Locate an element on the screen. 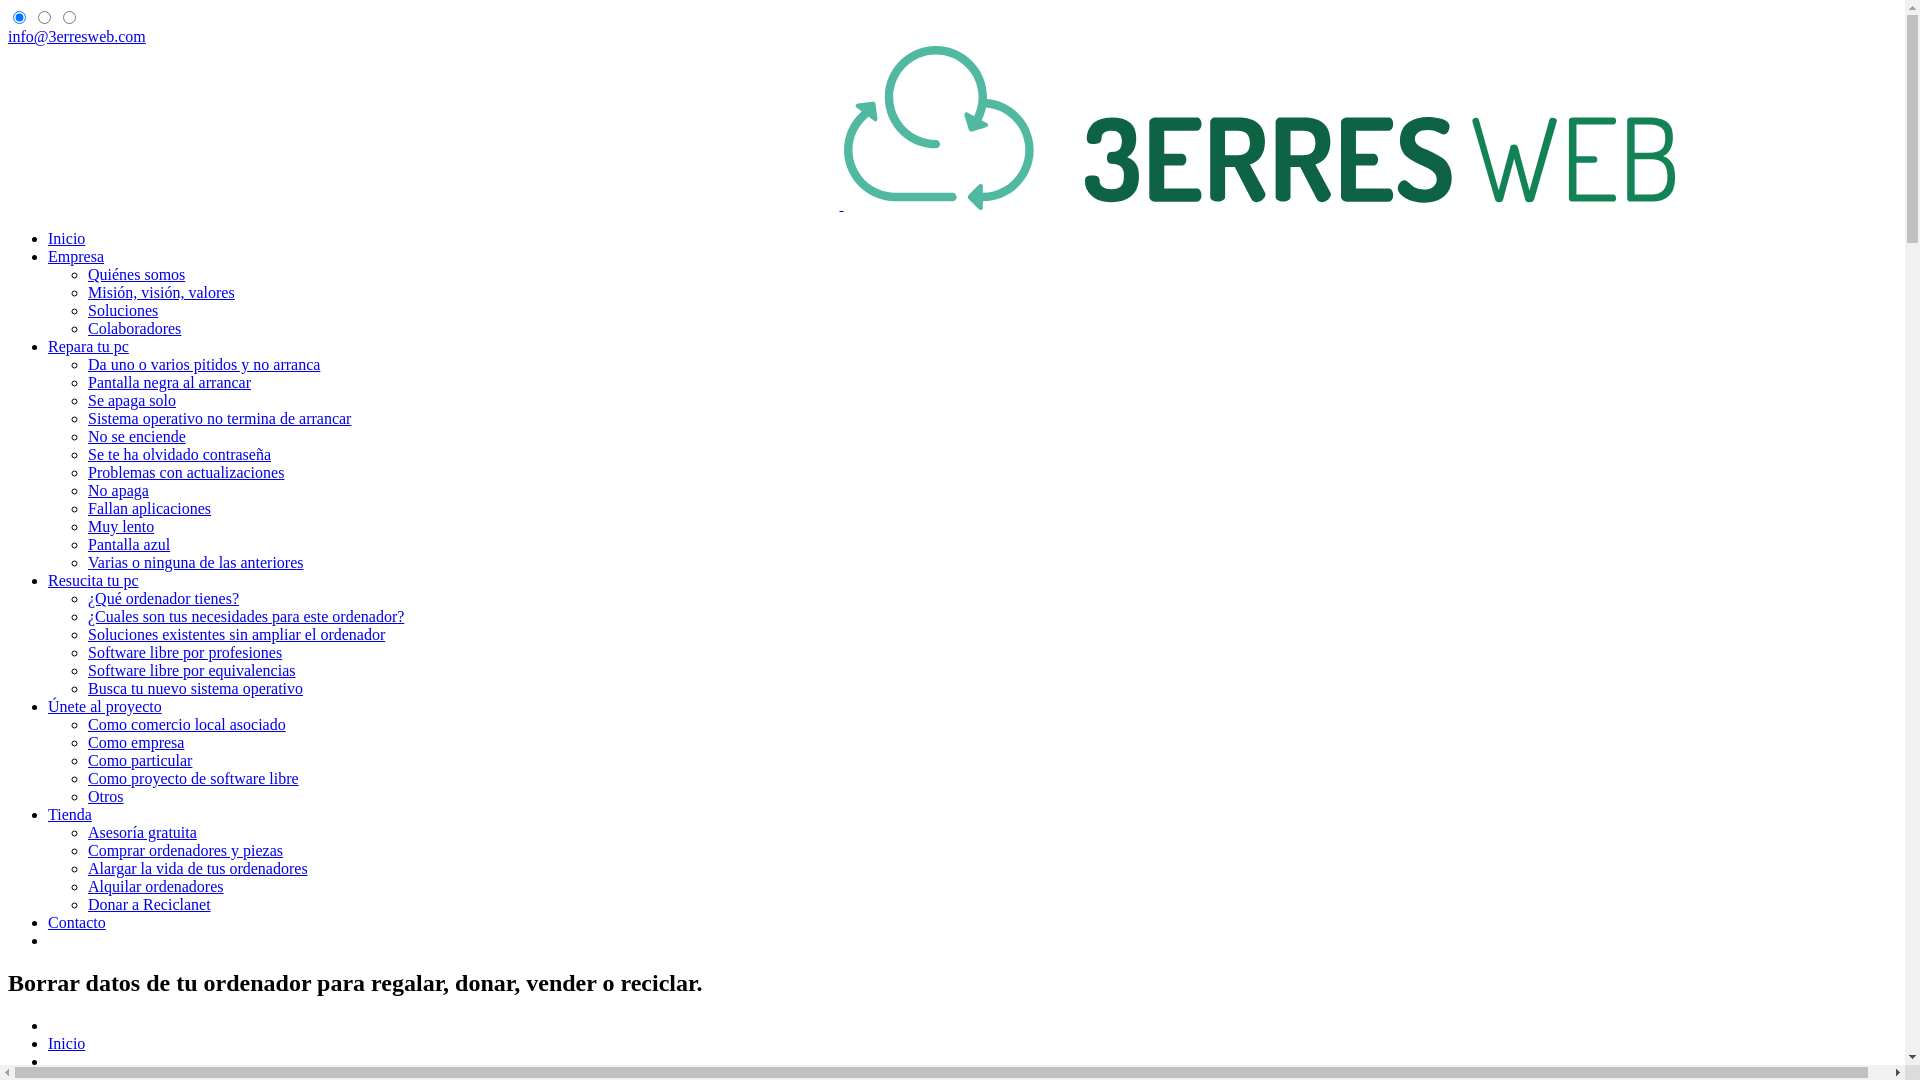  'Pantalla azul' is located at coordinates (128, 544).